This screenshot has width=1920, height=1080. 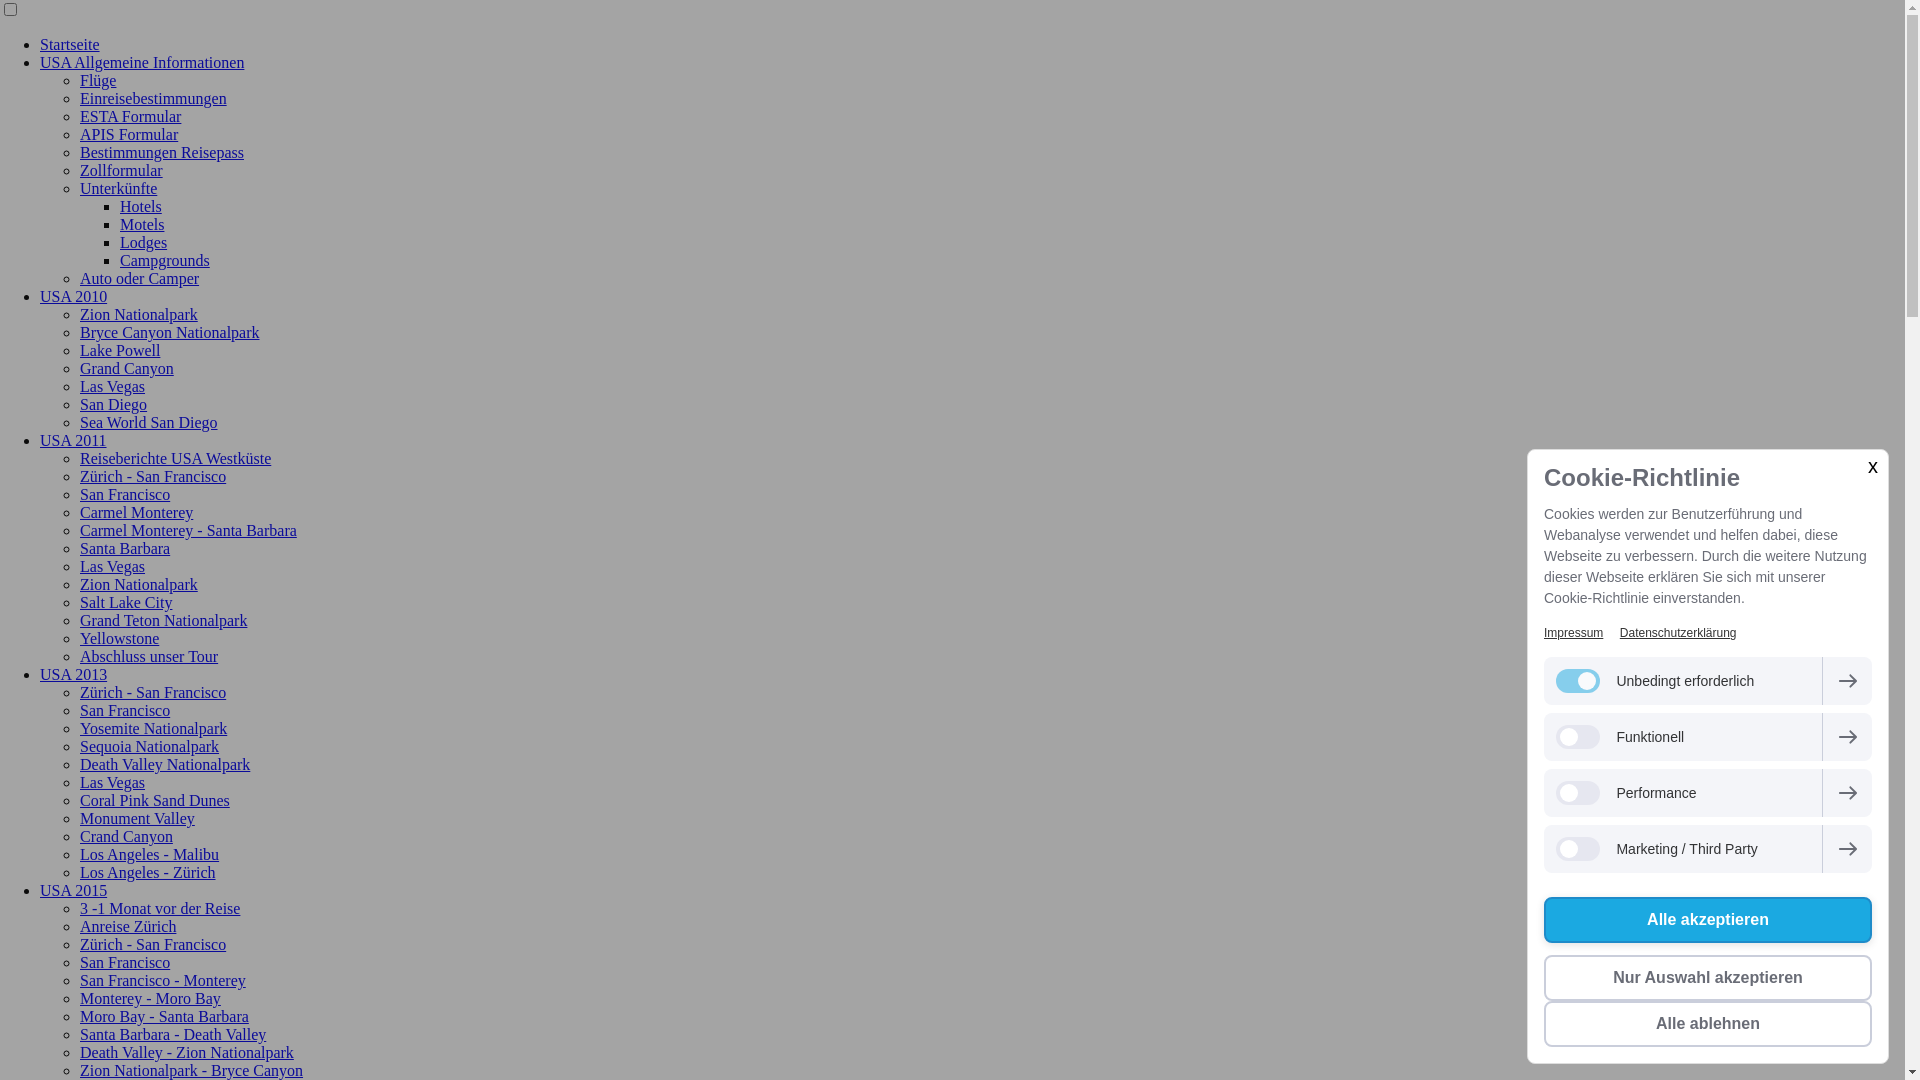 I want to click on 'Sea World San Diego', so click(x=80, y=421).